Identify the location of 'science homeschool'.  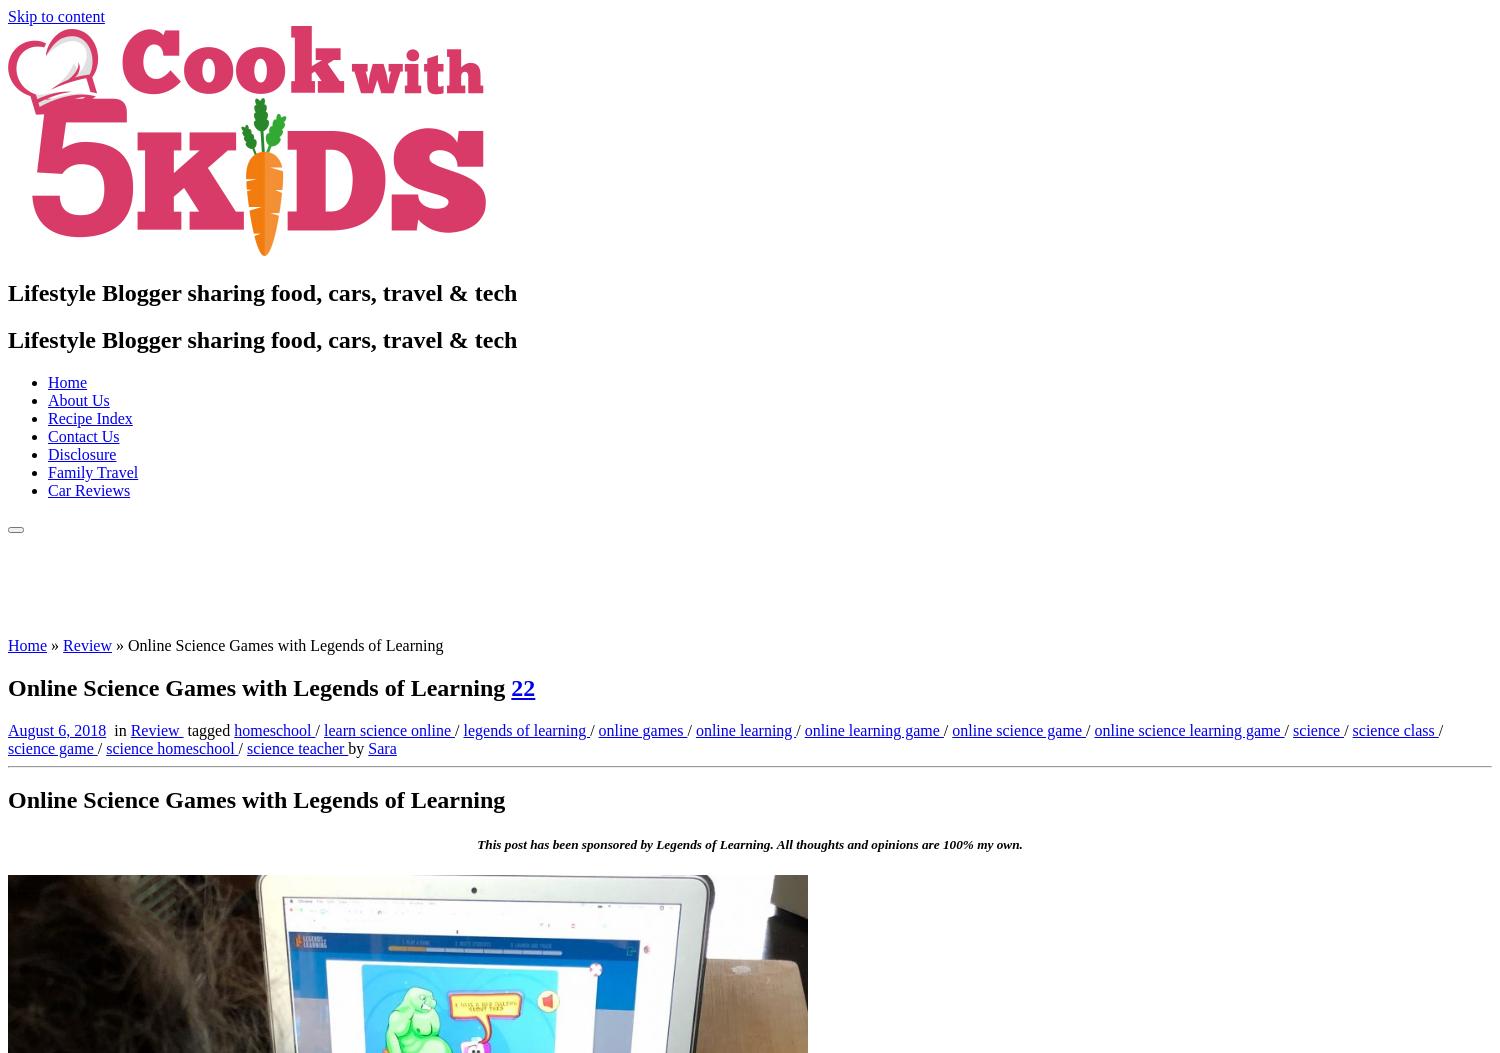
(172, 746).